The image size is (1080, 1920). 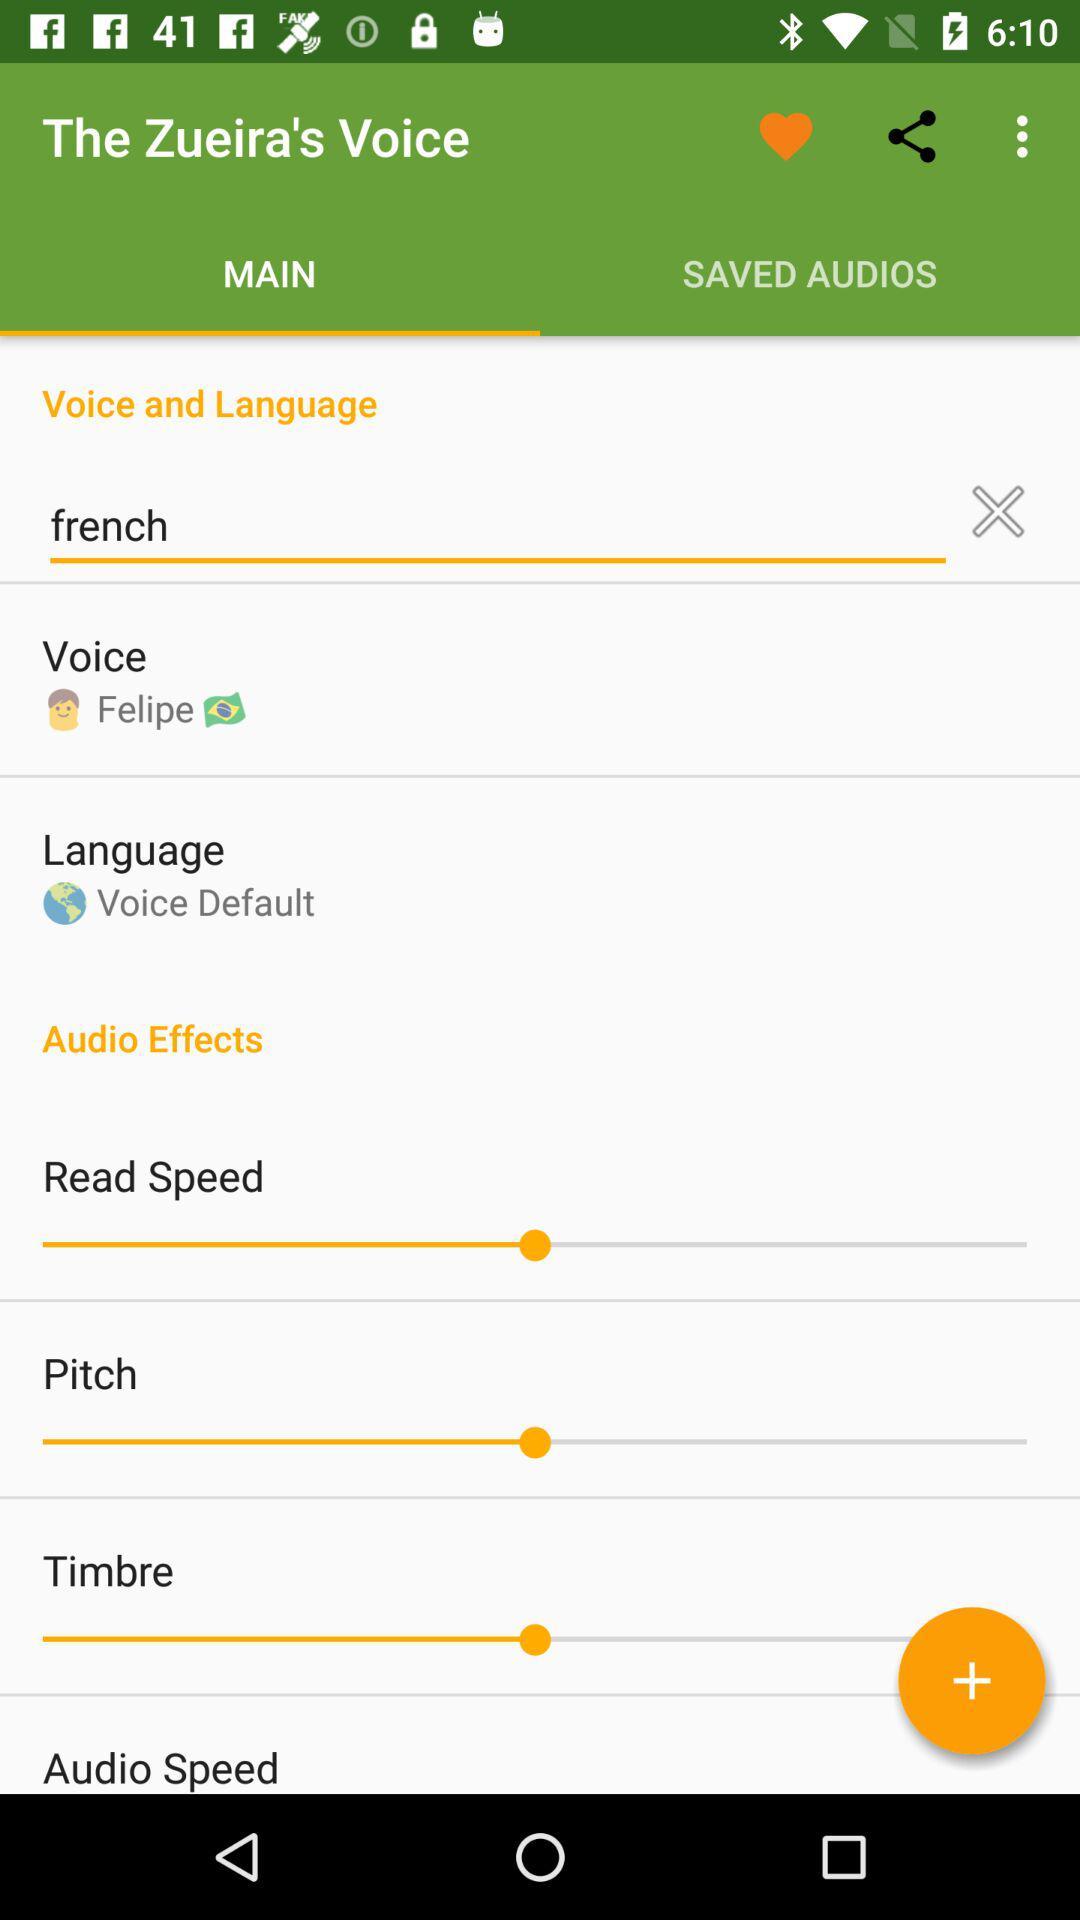 I want to click on the icon to the right of the zueira s icon, so click(x=785, y=135).